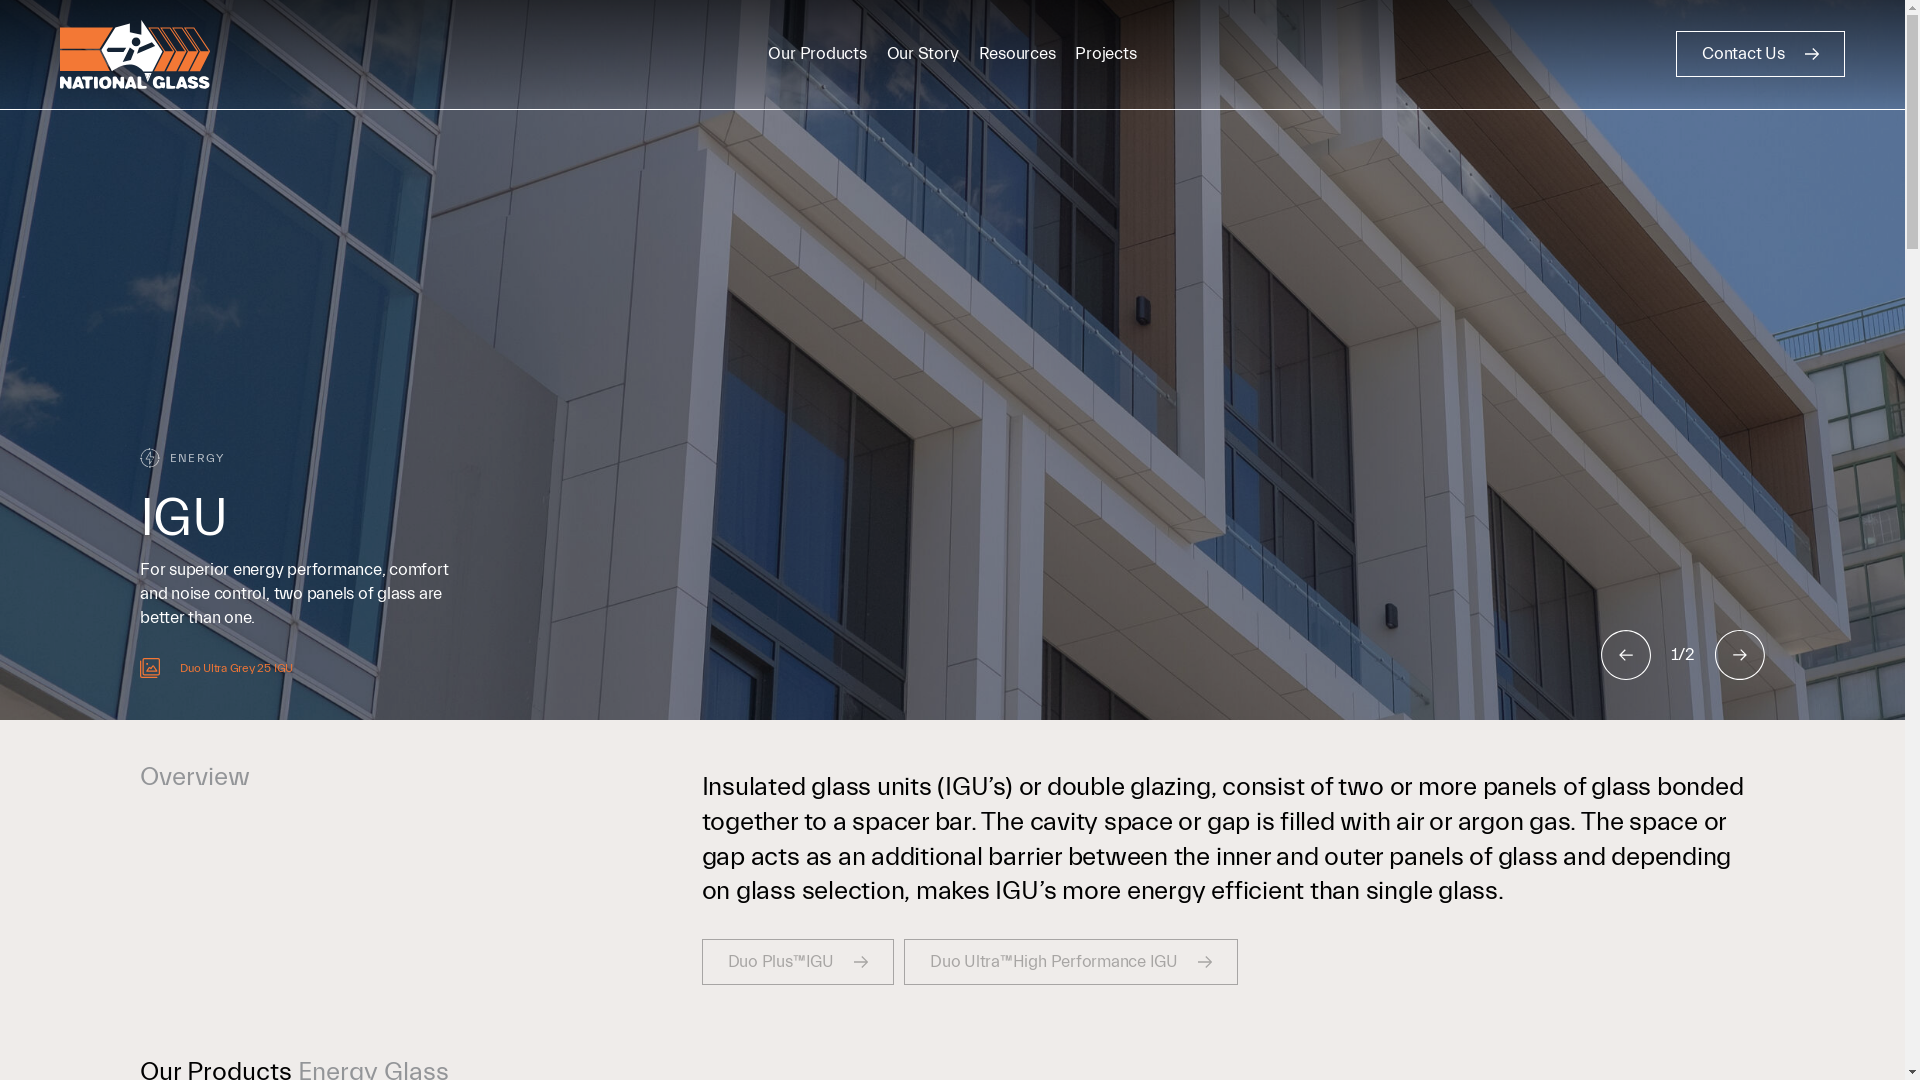 The width and height of the screenshot is (1920, 1080). I want to click on 'Contact Us', so click(1760, 53).